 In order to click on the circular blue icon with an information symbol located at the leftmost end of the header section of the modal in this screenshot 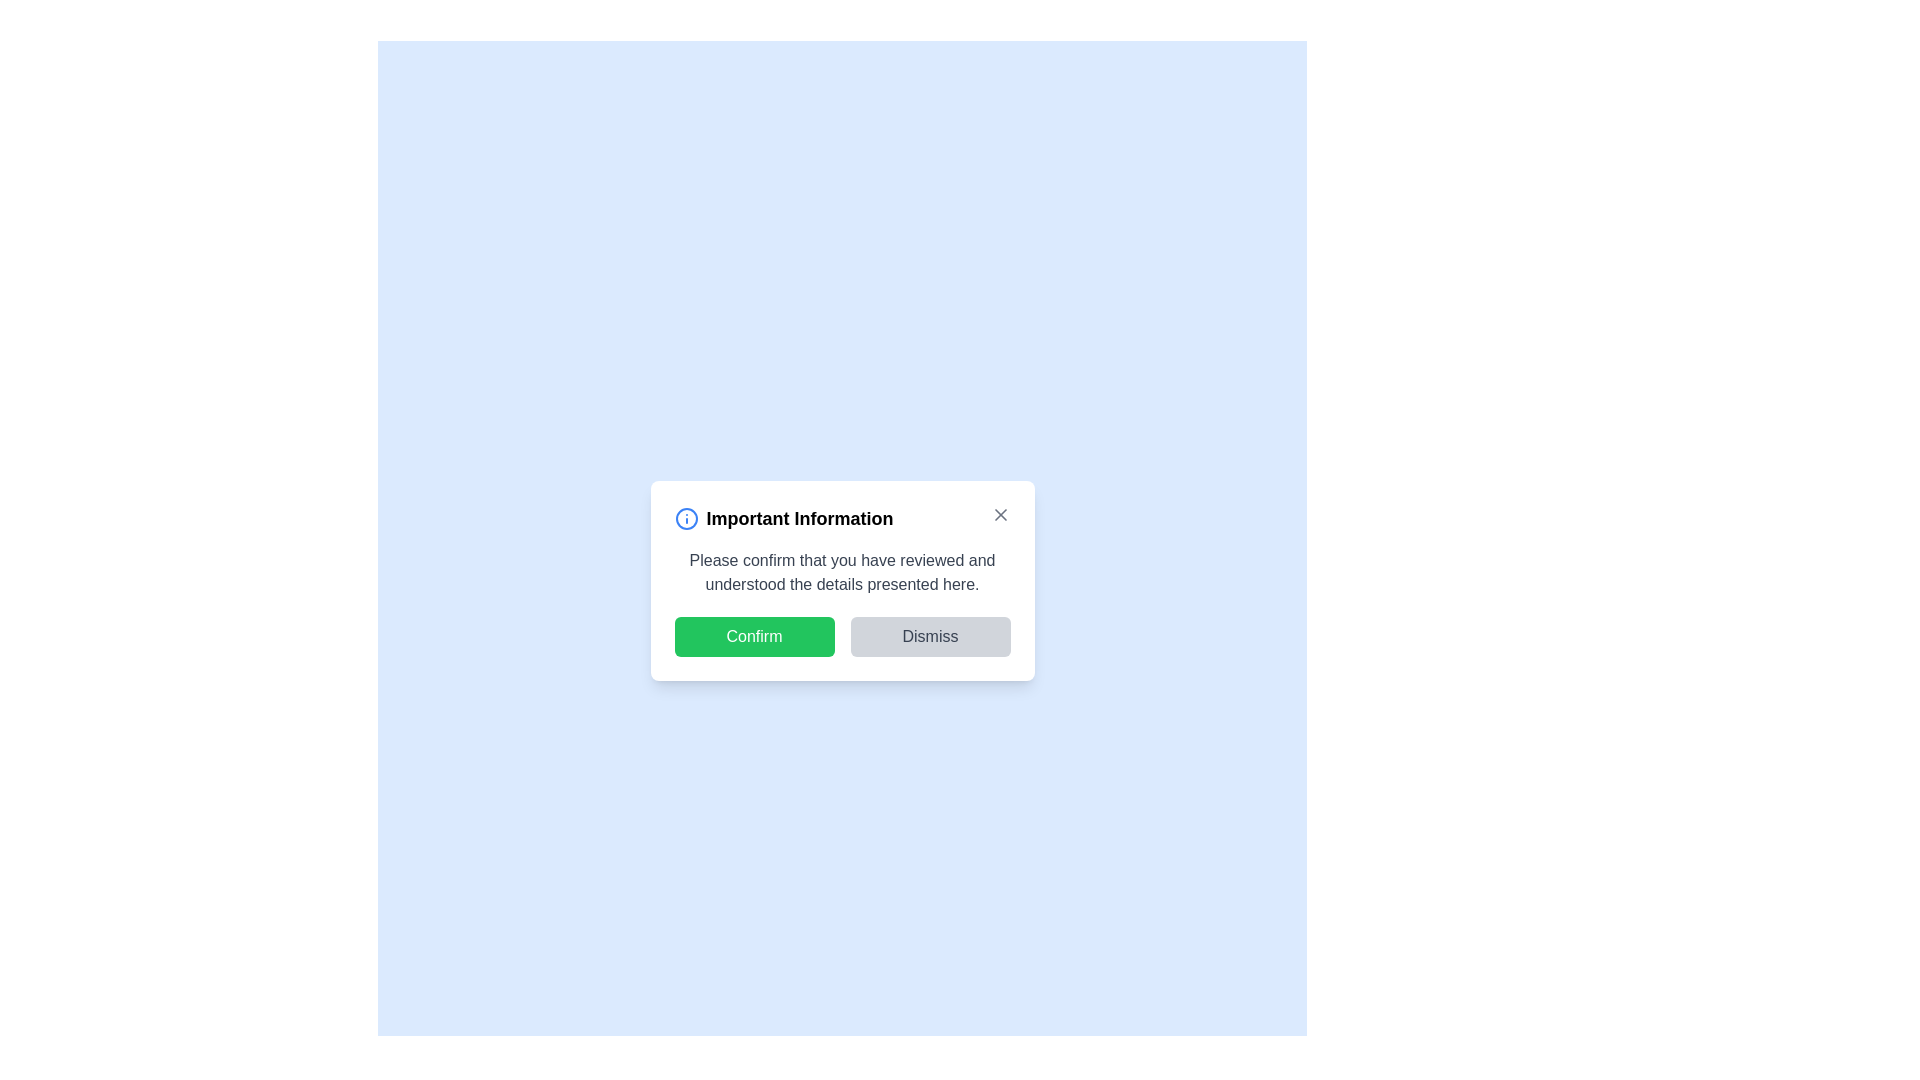, I will do `click(686, 518)`.